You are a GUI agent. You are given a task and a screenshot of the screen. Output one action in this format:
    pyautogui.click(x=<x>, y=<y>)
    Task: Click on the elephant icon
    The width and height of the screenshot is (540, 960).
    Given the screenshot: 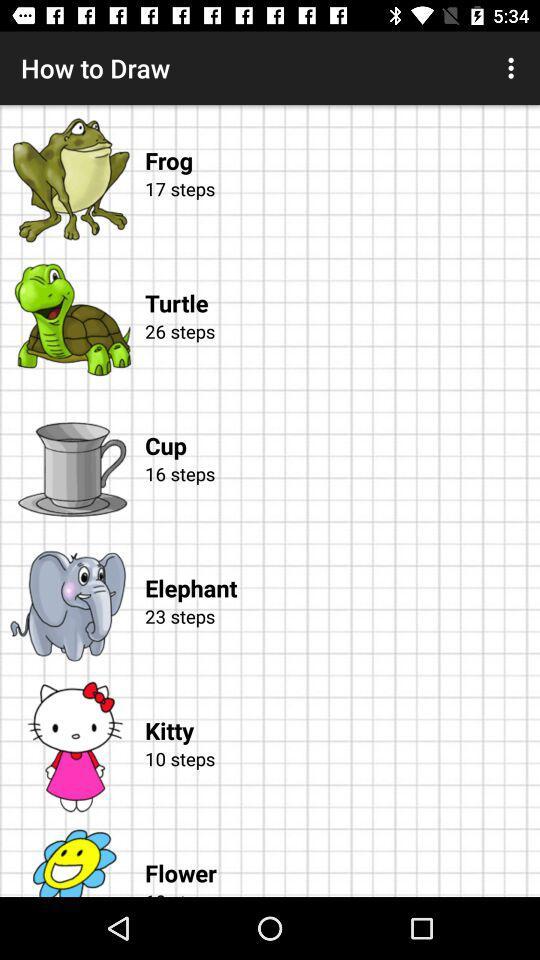 What is the action you would take?
    pyautogui.click(x=341, y=568)
    